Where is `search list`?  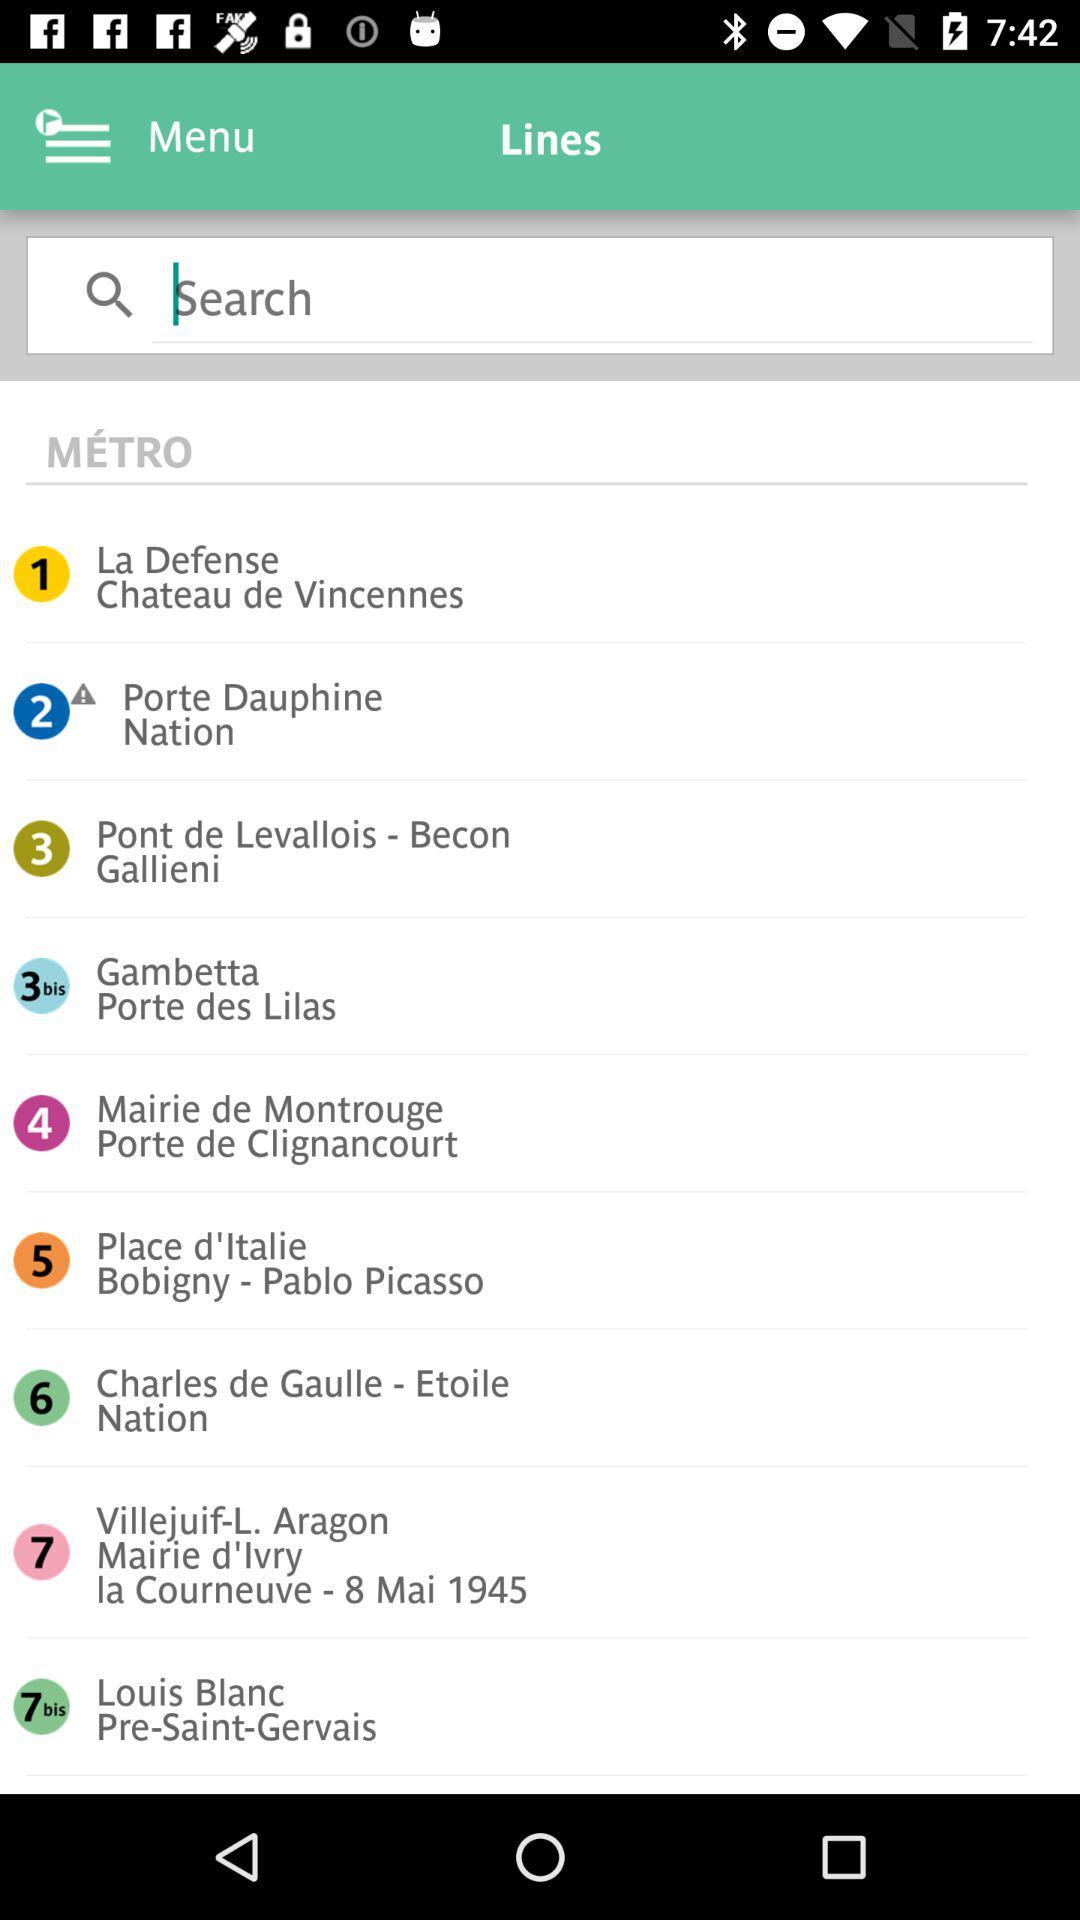 search list is located at coordinates (591, 292).